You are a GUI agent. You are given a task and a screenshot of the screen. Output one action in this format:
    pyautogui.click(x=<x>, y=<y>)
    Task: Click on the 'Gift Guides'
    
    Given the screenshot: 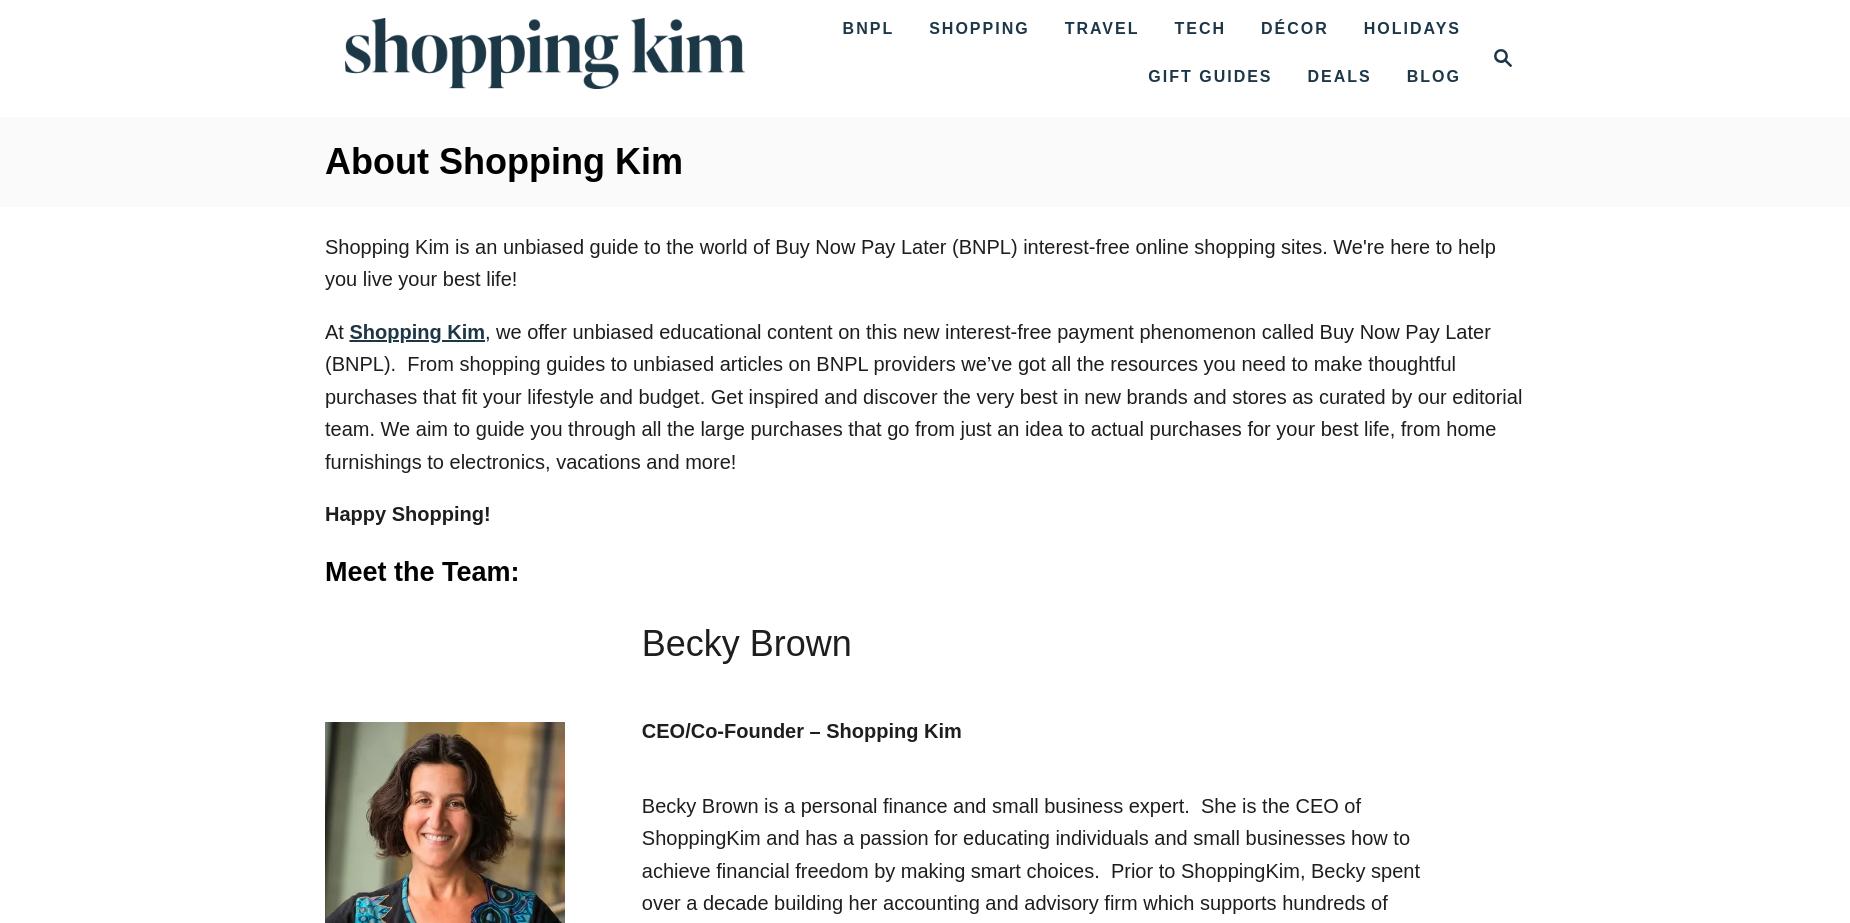 What is the action you would take?
    pyautogui.click(x=1209, y=76)
    